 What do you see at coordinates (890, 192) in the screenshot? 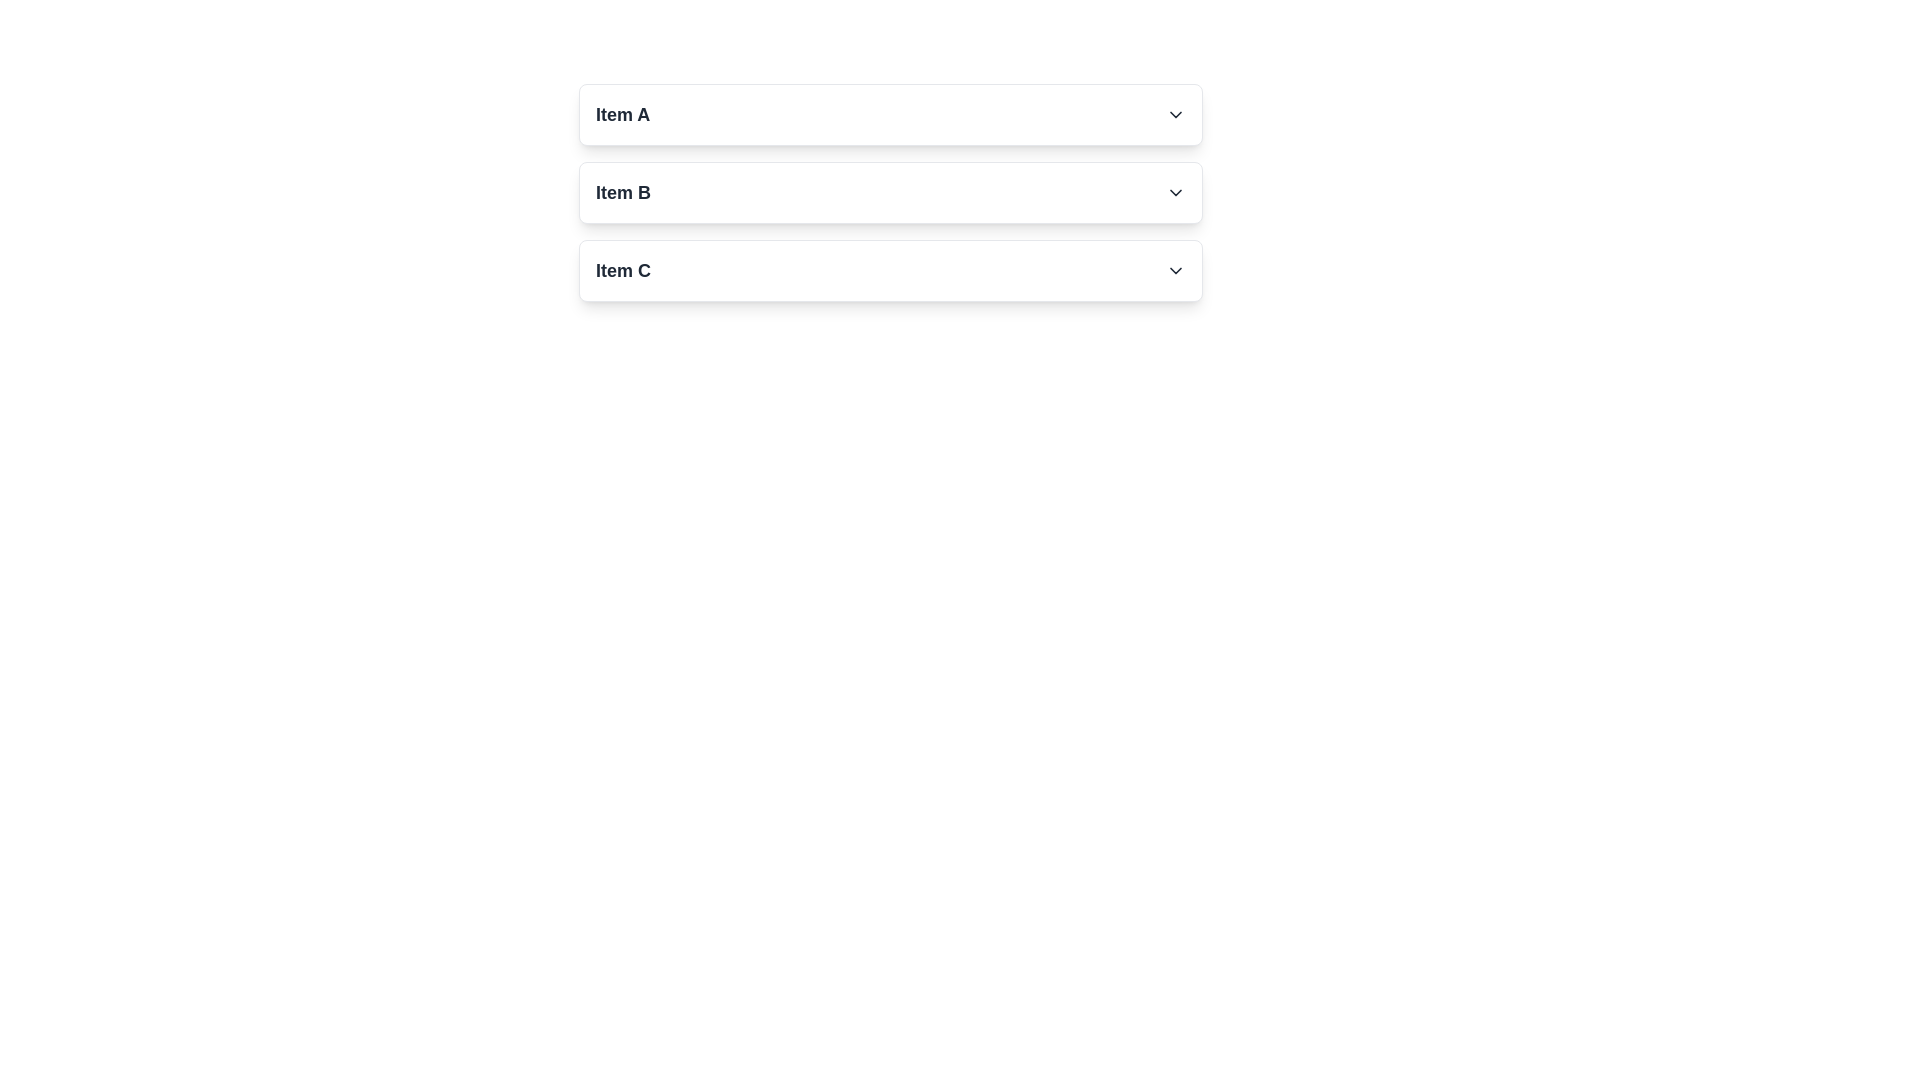
I see `the dropdown menu item labeled 'Item B', which is the second item in a vertical stack of three` at bounding box center [890, 192].